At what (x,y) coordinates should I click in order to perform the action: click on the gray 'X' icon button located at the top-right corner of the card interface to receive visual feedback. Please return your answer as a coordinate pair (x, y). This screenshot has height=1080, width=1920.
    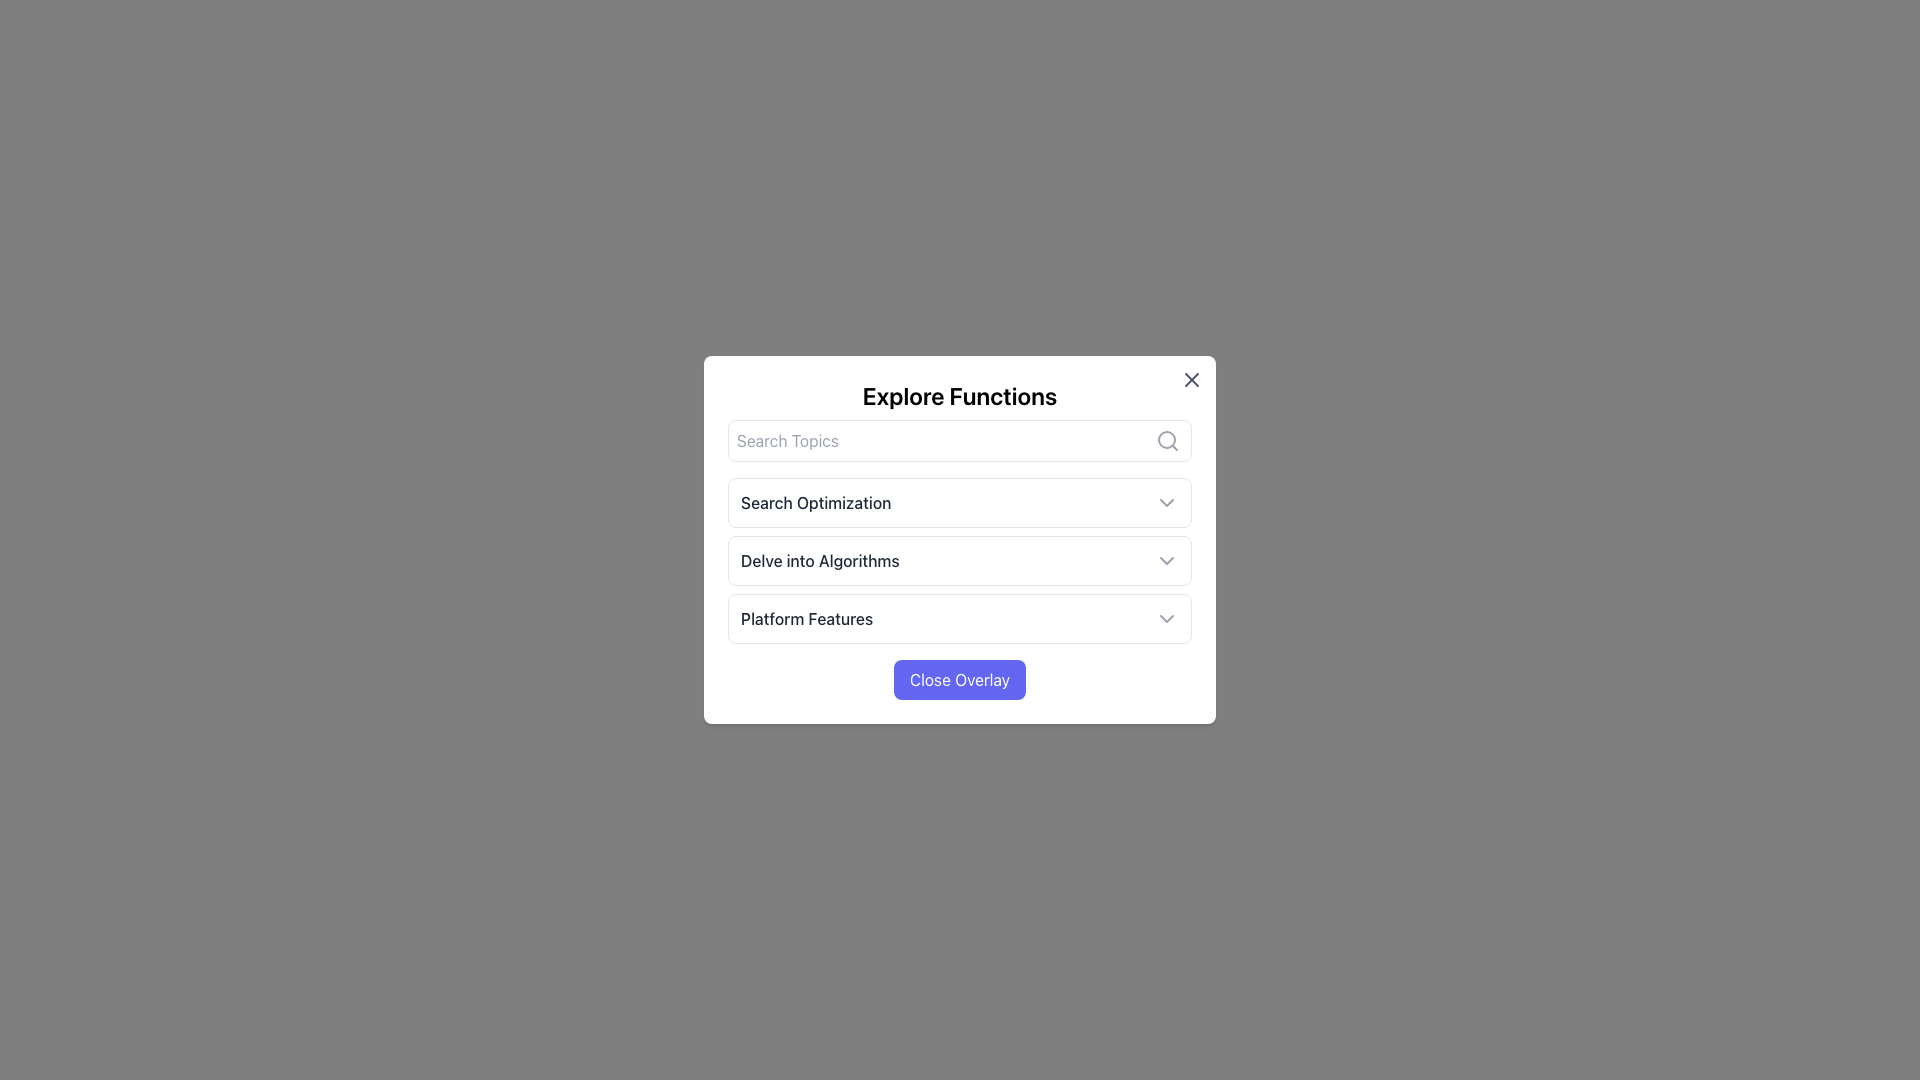
    Looking at the image, I should click on (1191, 380).